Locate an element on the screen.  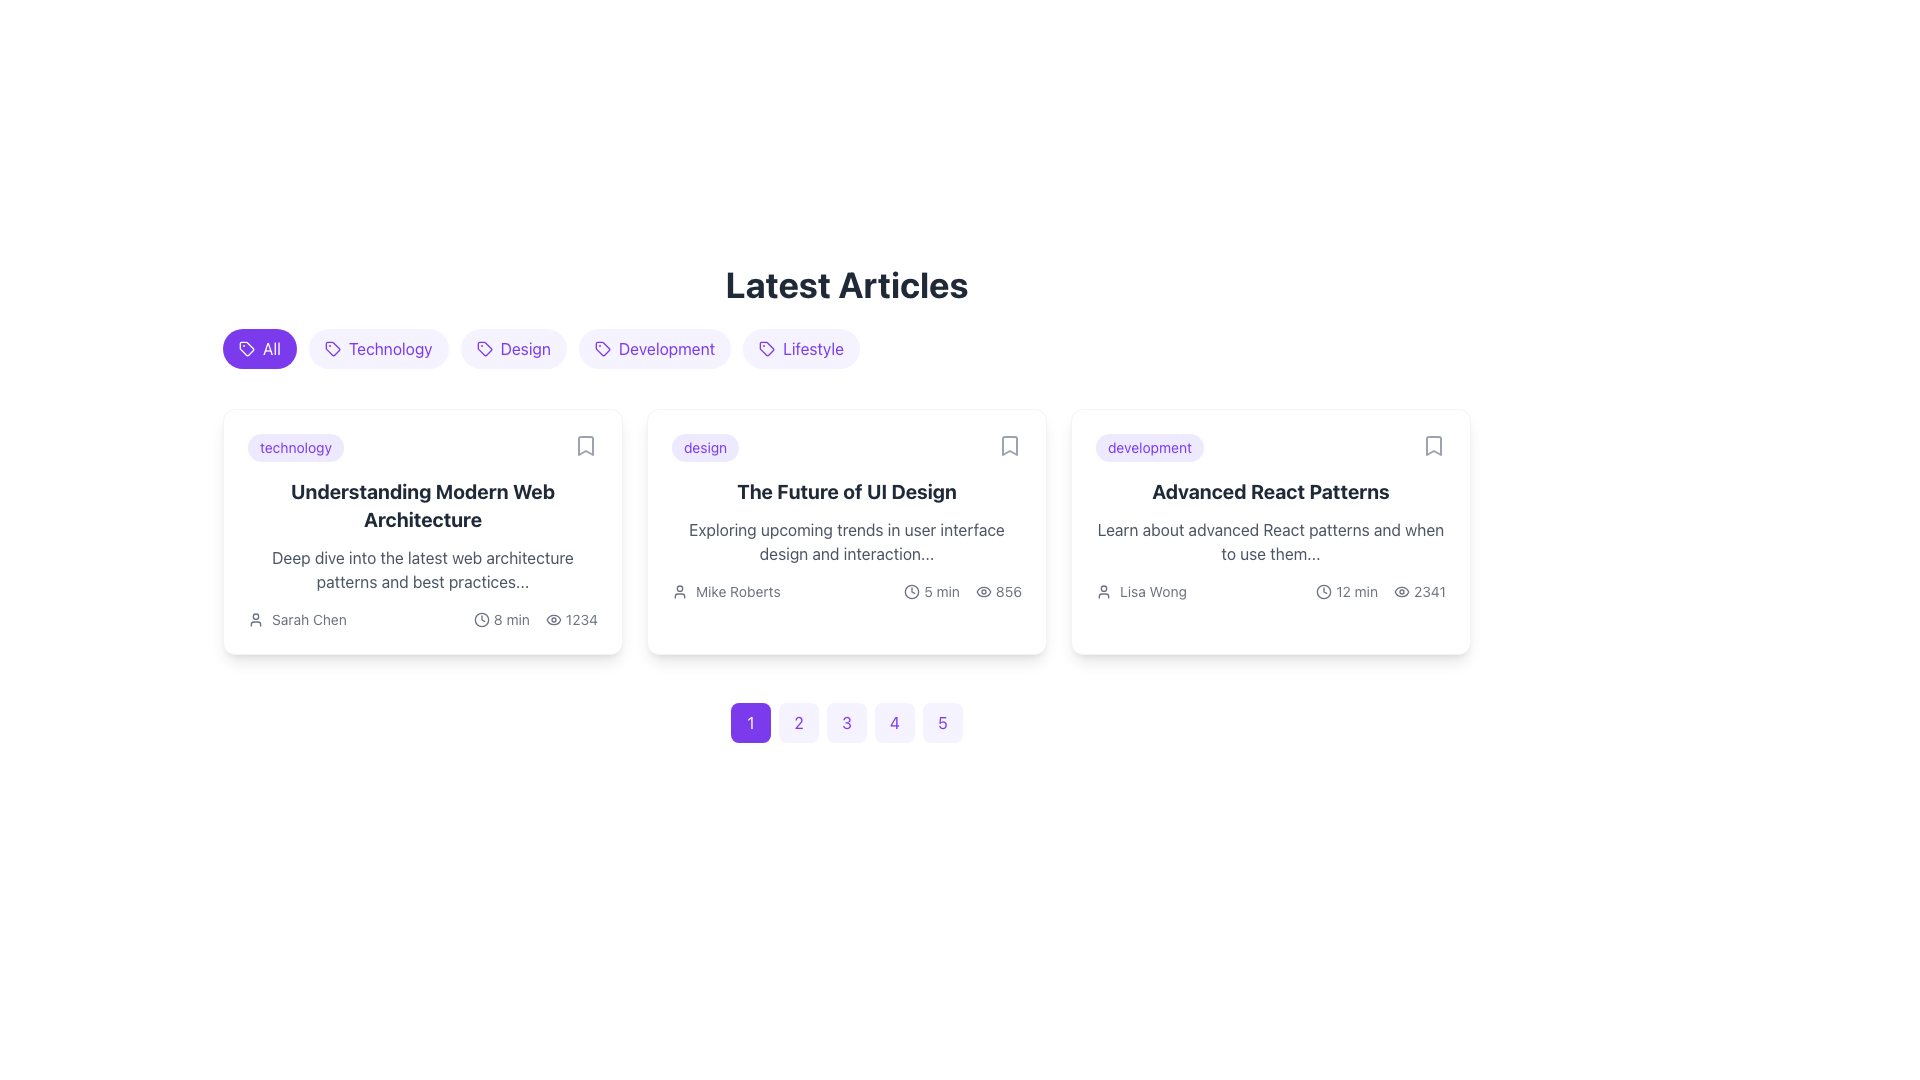
the text displaying 'Advanced React Patterns' in bold and large font is located at coordinates (1270, 492).